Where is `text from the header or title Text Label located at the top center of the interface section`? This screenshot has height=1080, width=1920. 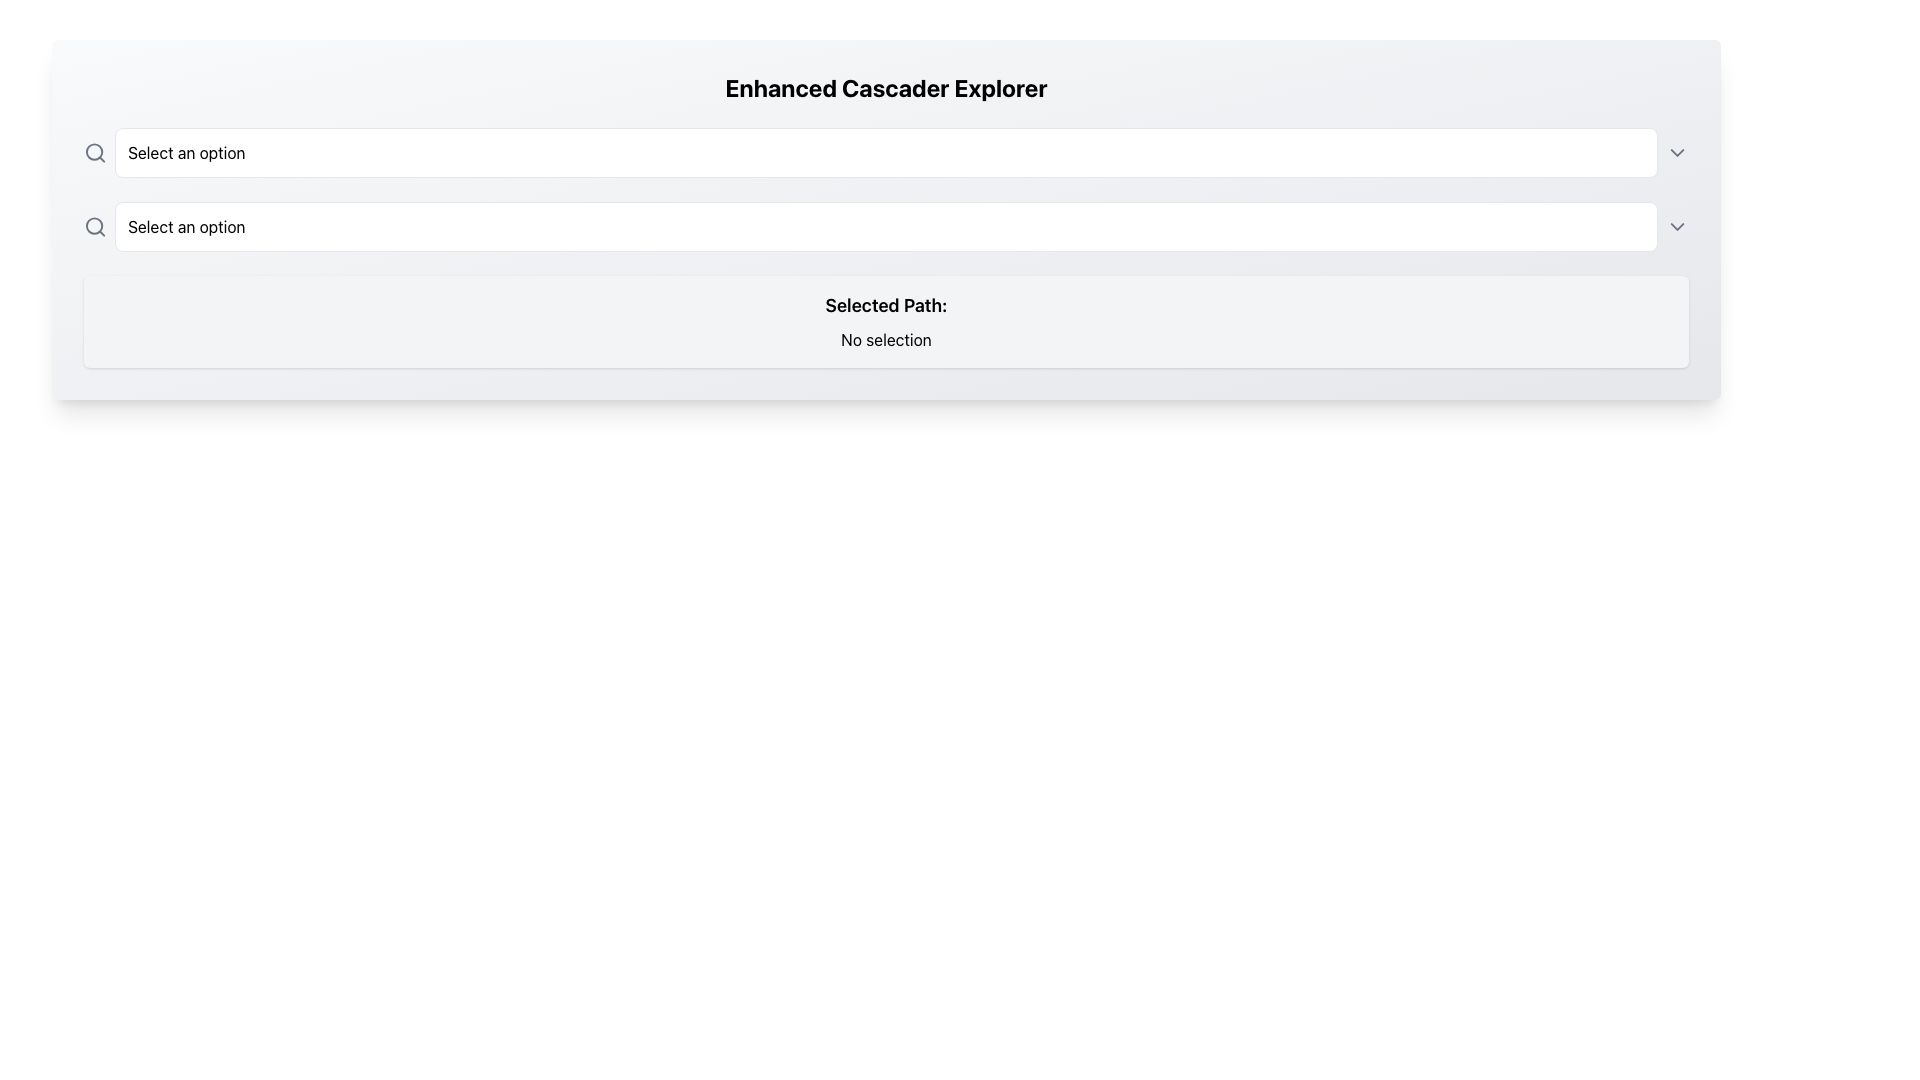 text from the header or title Text Label located at the top center of the interface section is located at coordinates (885, 87).